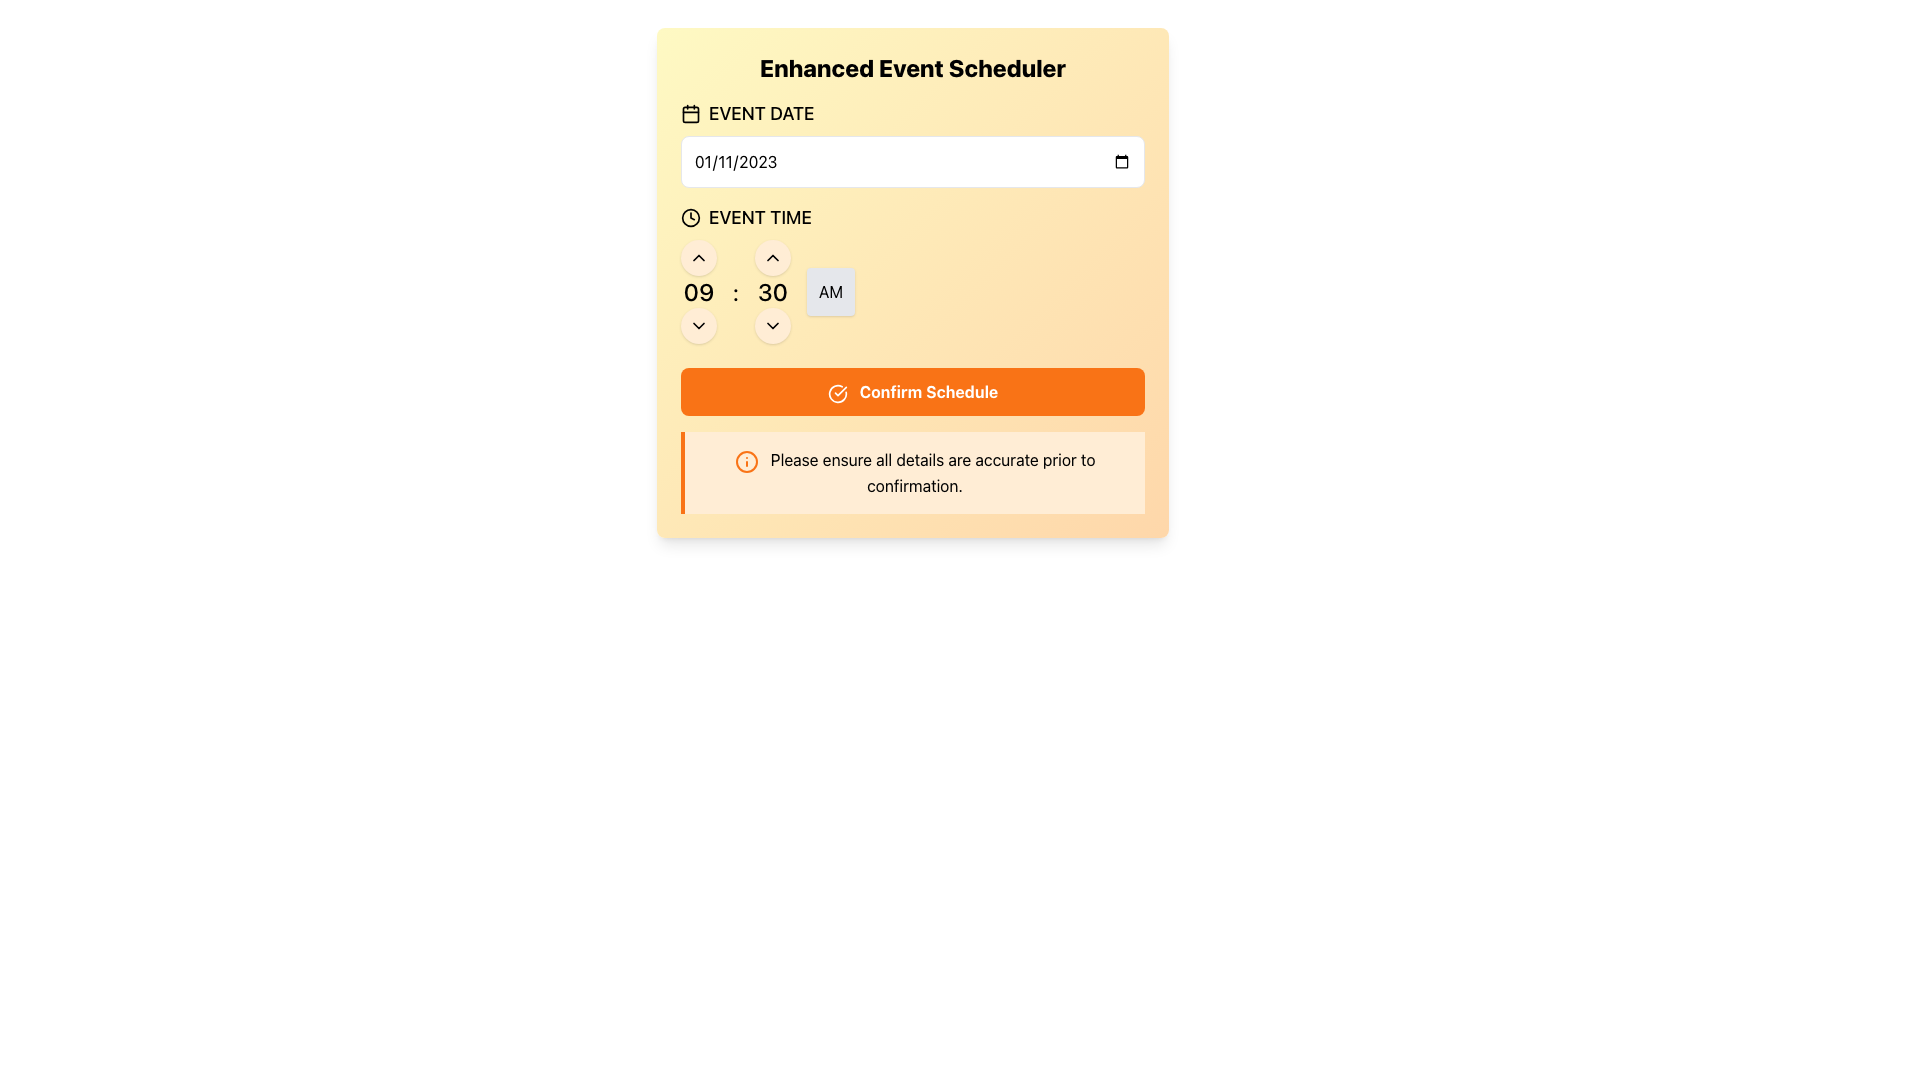 Image resolution: width=1920 pixels, height=1080 pixels. Describe the element at coordinates (699, 325) in the screenshot. I see `the circular button with an orange background and downward-pointing arrow icon located below the '09' number in the hour selection group of the event time picker to decrease the hour` at that location.